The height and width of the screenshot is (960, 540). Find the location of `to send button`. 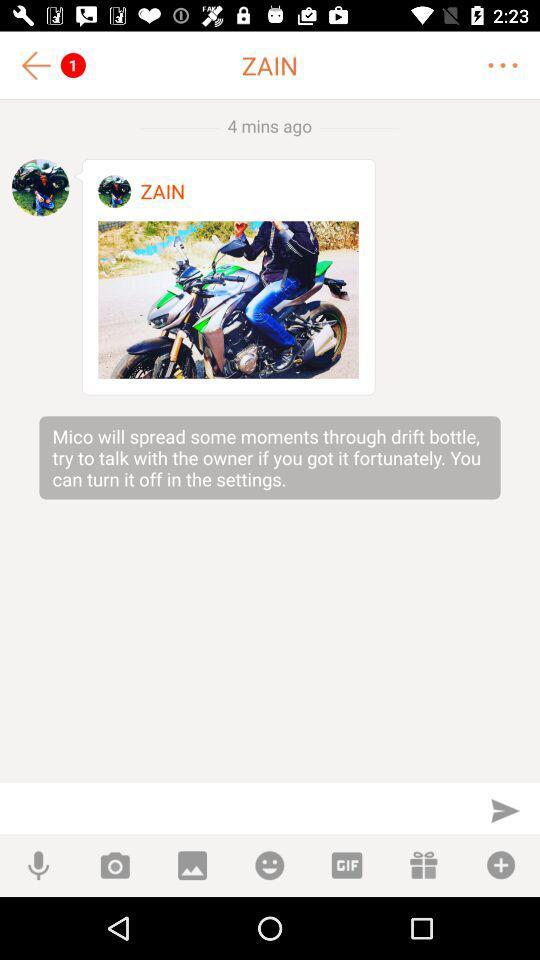

to send button is located at coordinates (504, 810).